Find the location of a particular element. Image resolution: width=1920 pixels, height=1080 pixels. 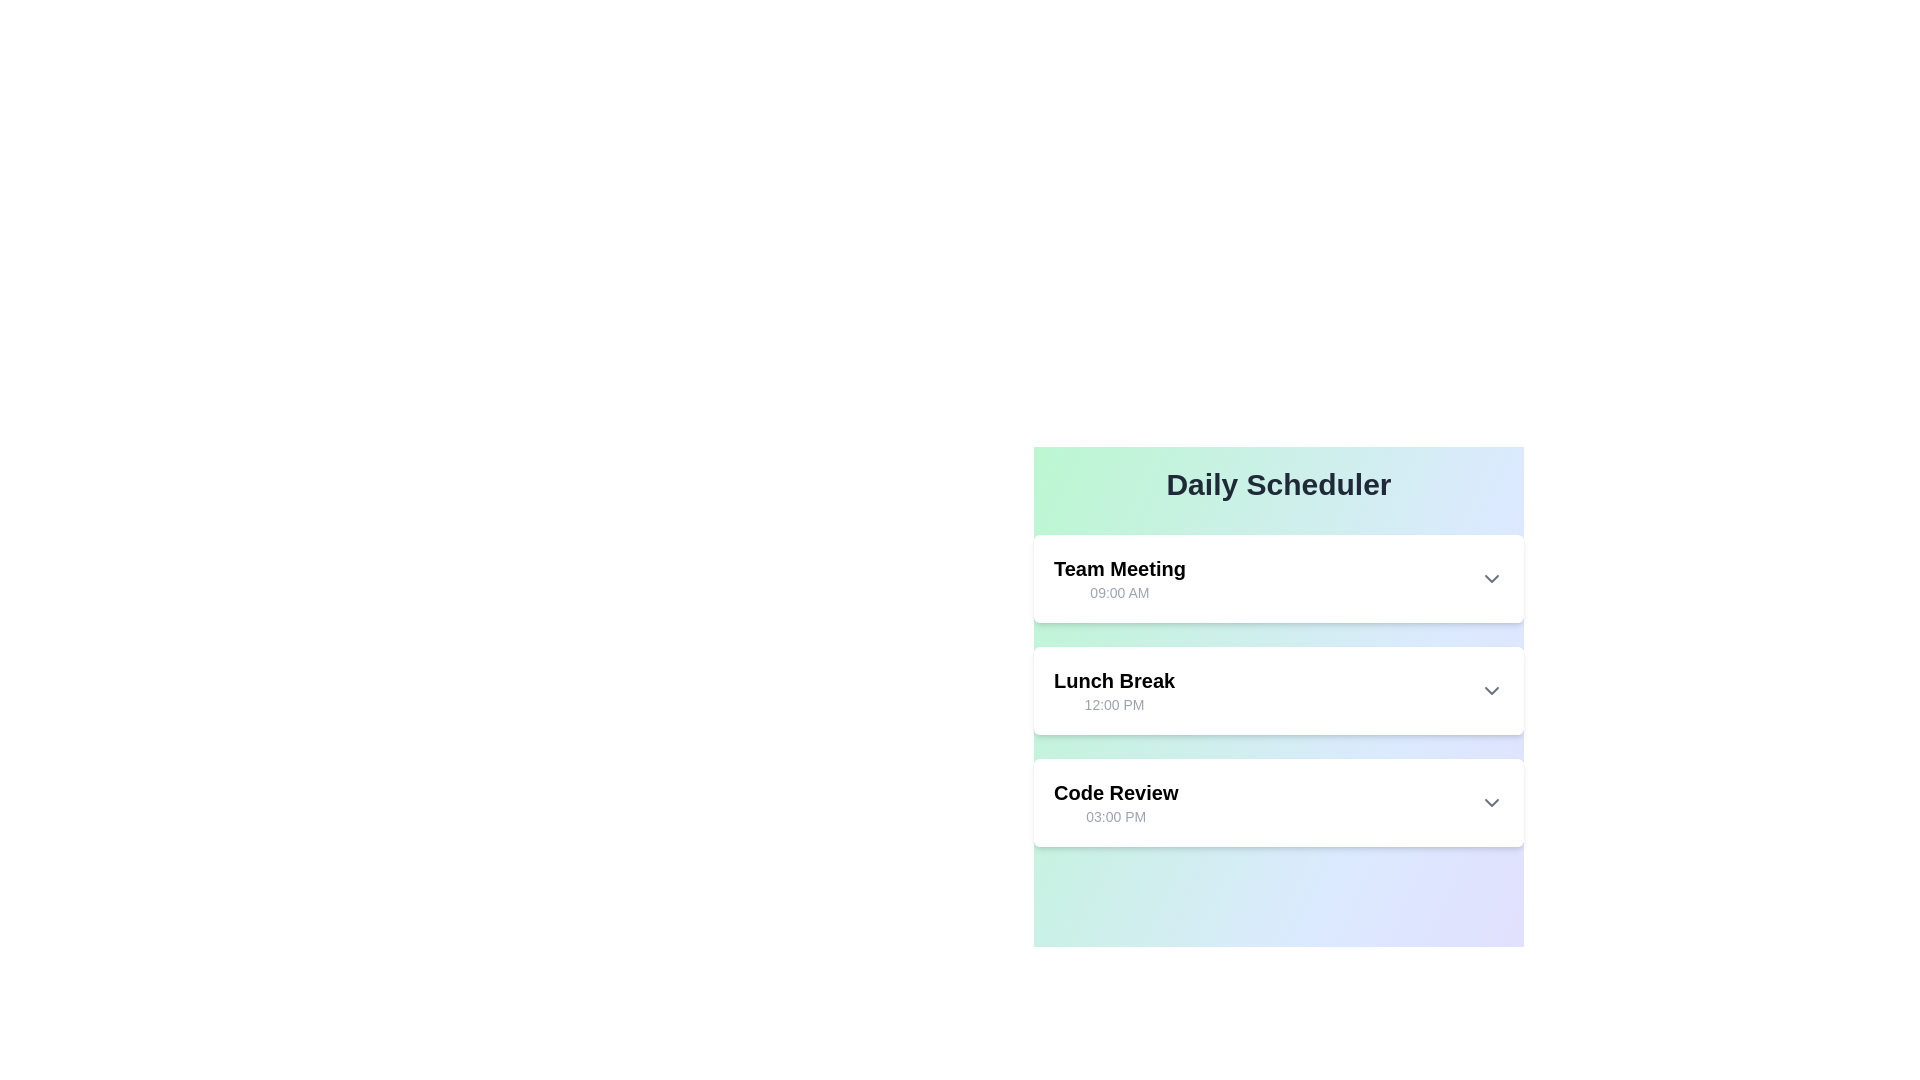

the 'Code Review' text label, which is positioned above the timestamp '03:00 PM' in the third collapsible section of the scheduler interface is located at coordinates (1115, 792).